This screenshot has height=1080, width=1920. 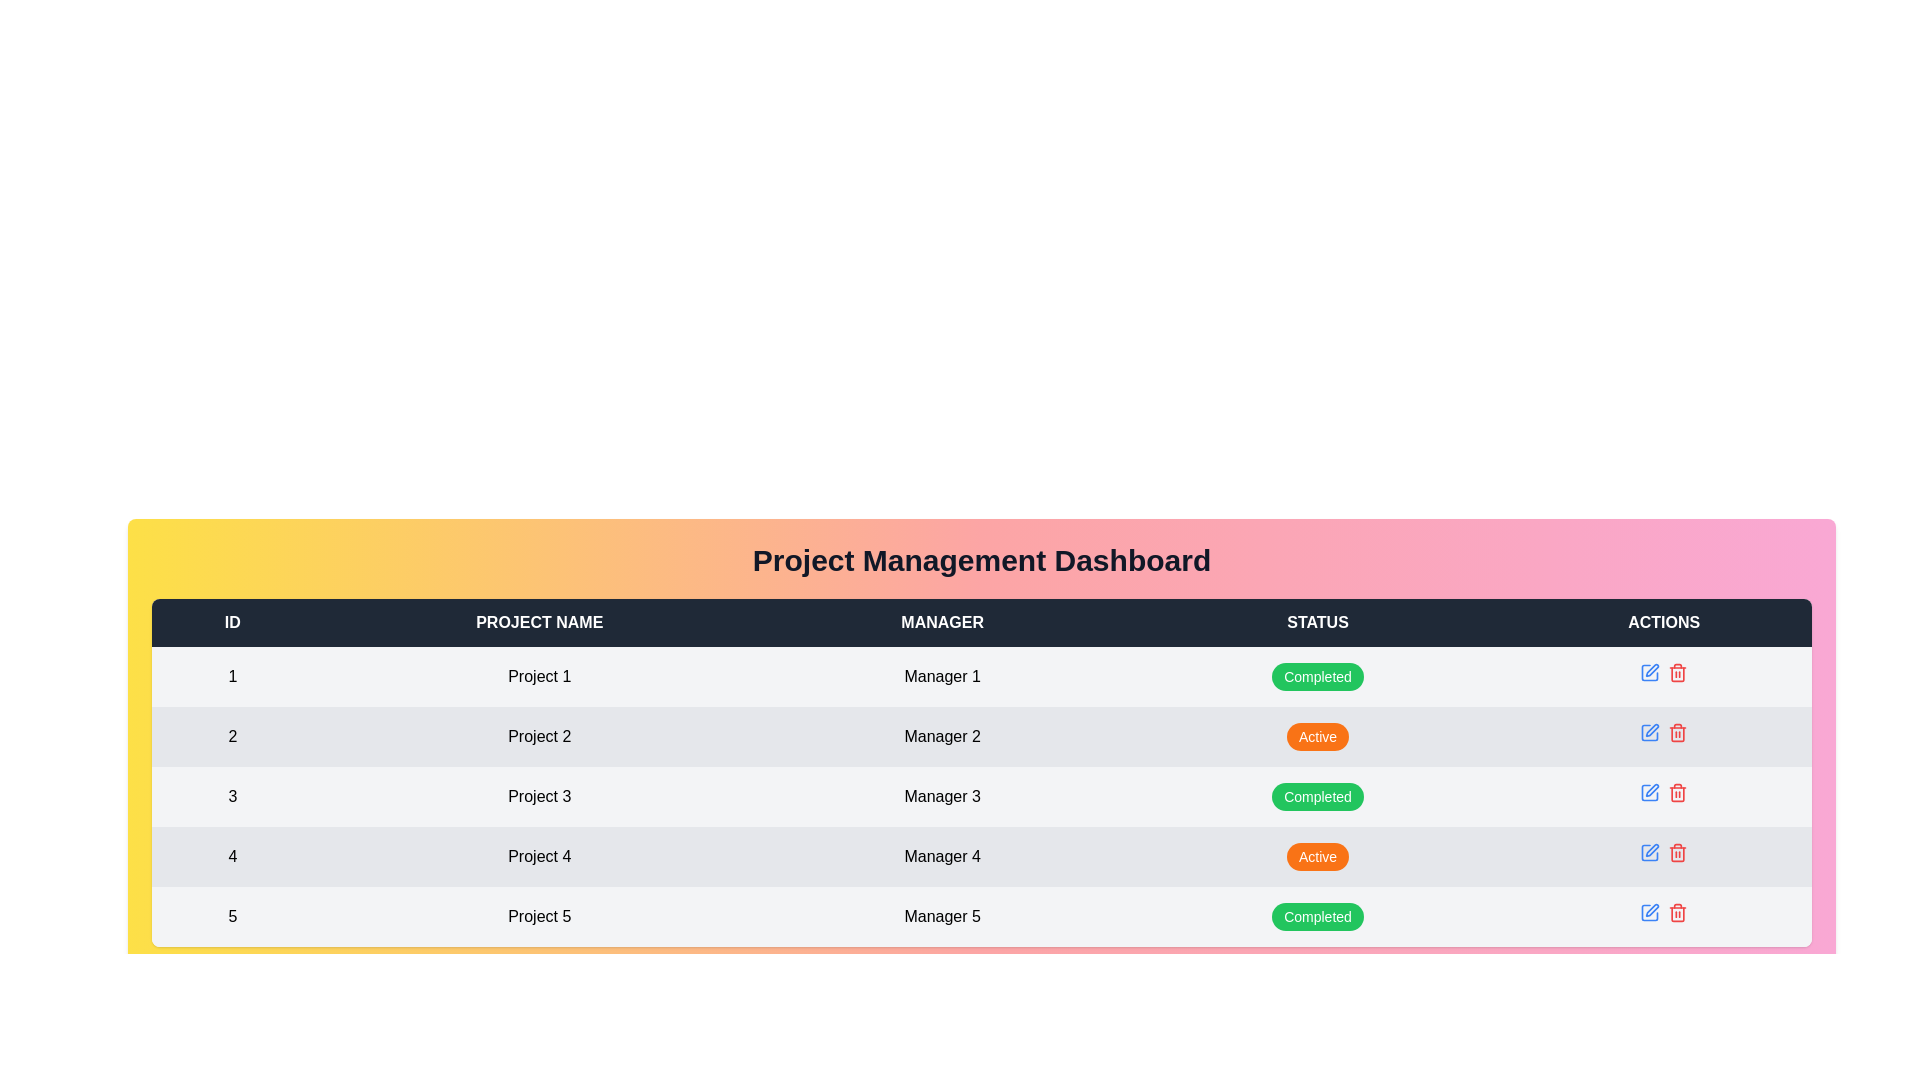 What do you see at coordinates (1318, 676) in the screenshot?
I see `the green pill-shaped label that displays 'Completed' in white color, located in the 'Status' column of the first row of the table` at bounding box center [1318, 676].